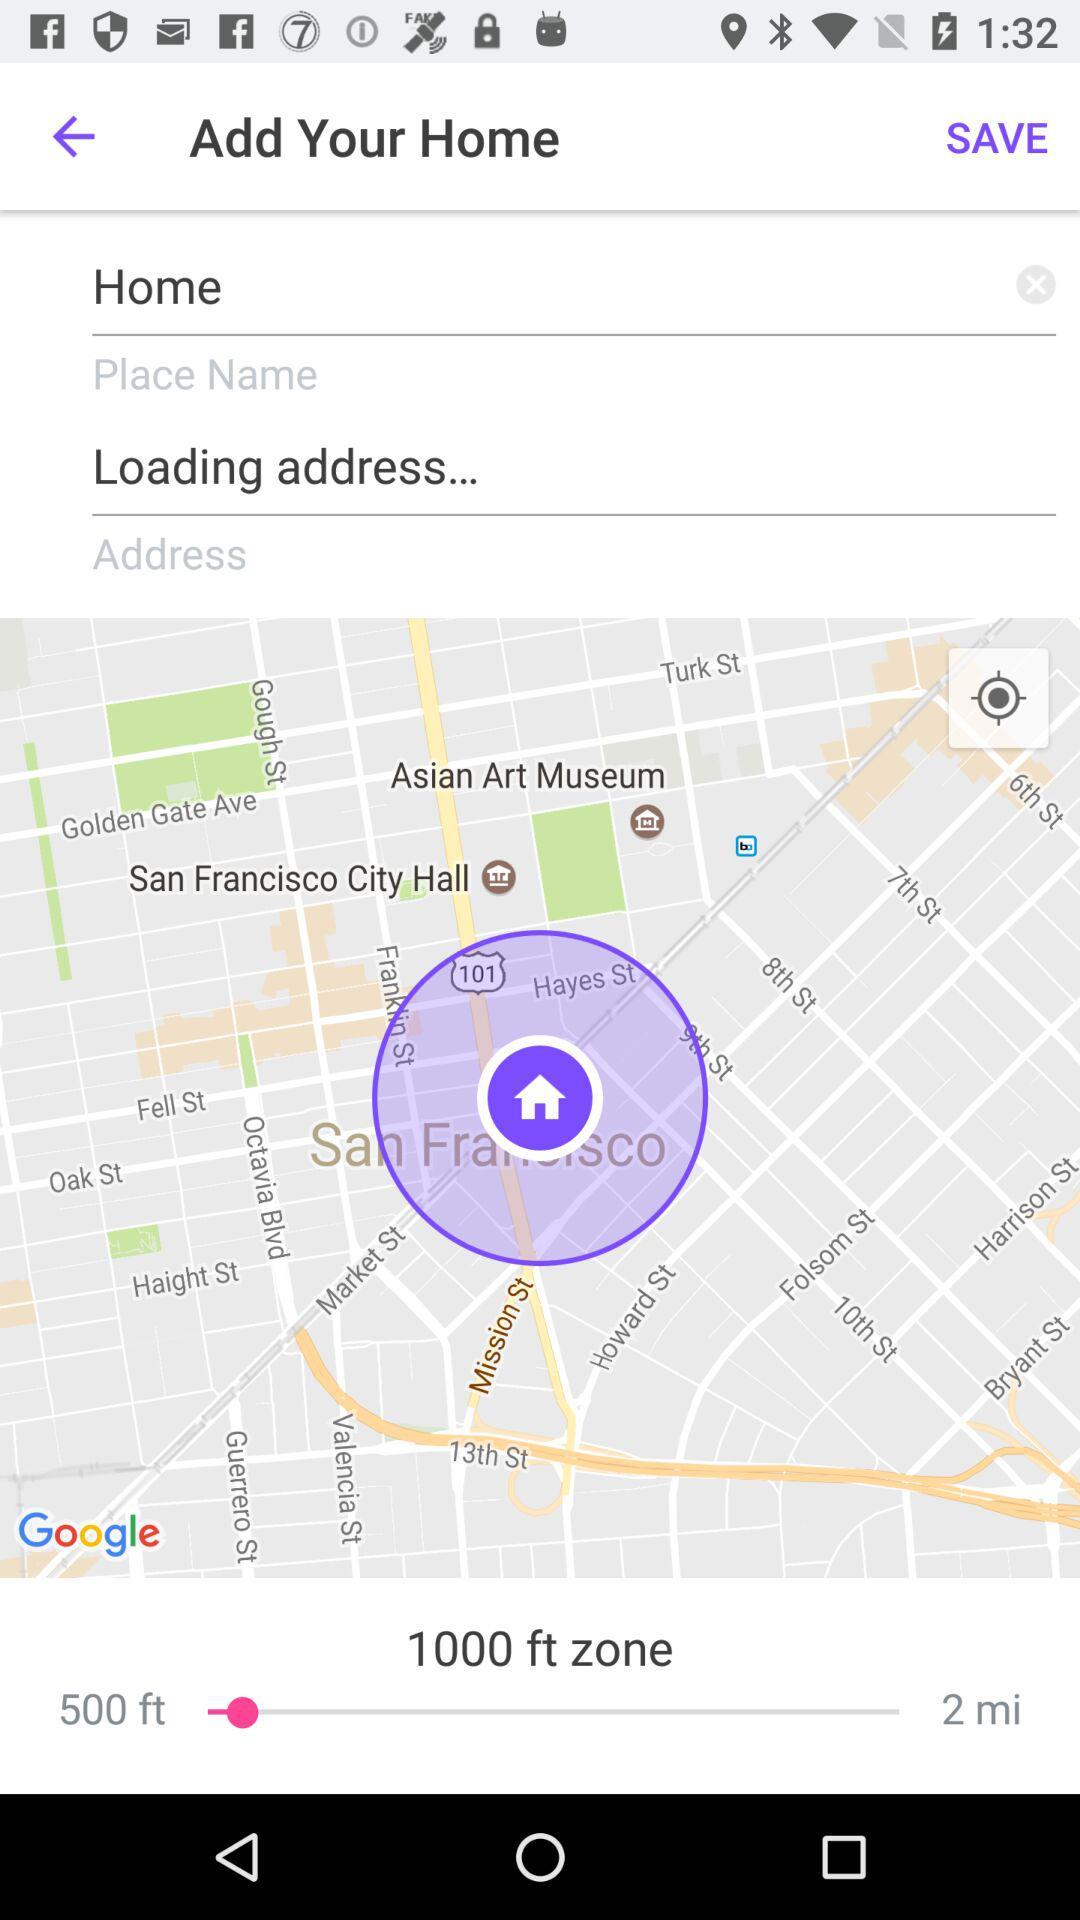 This screenshot has height=1920, width=1080. I want to click on the one which is shown as home symbol, so click(540, 1097).